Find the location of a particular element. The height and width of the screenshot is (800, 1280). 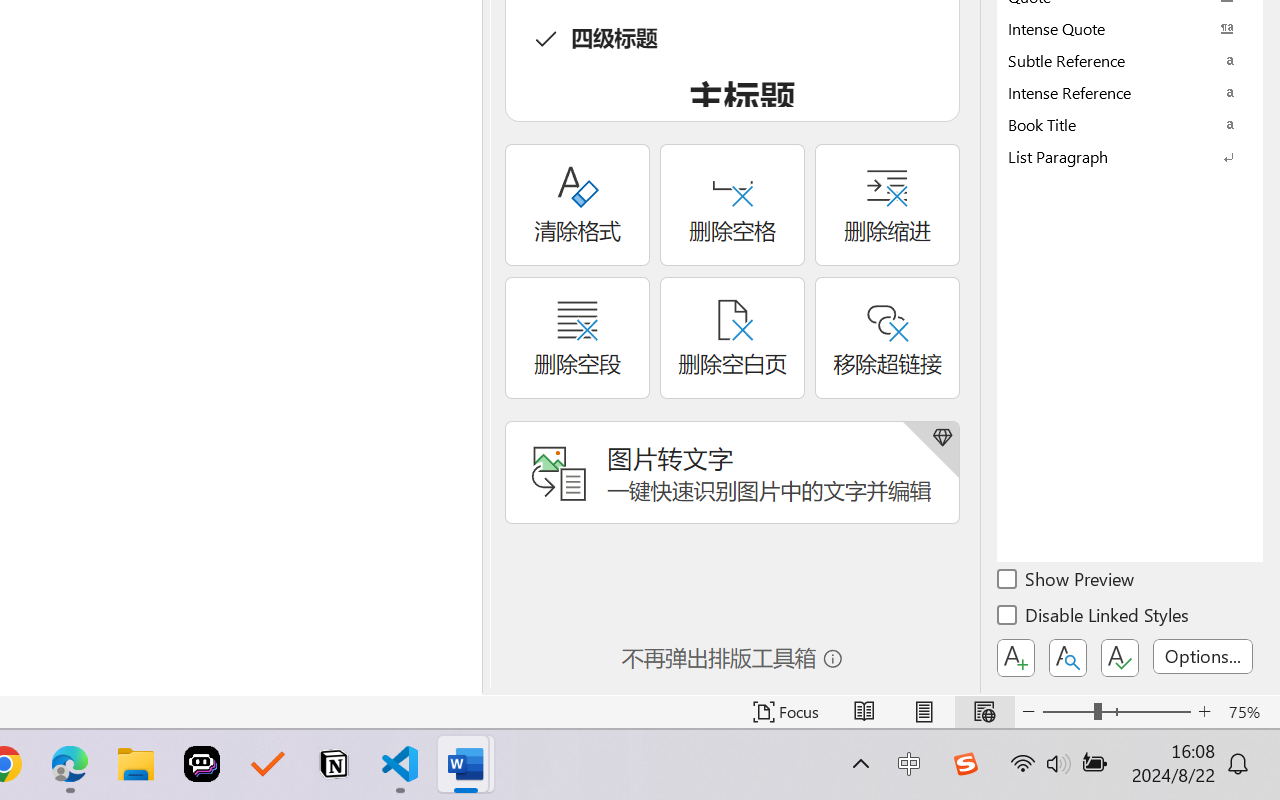

'Read Mode' is located at coordinates (864, 711).